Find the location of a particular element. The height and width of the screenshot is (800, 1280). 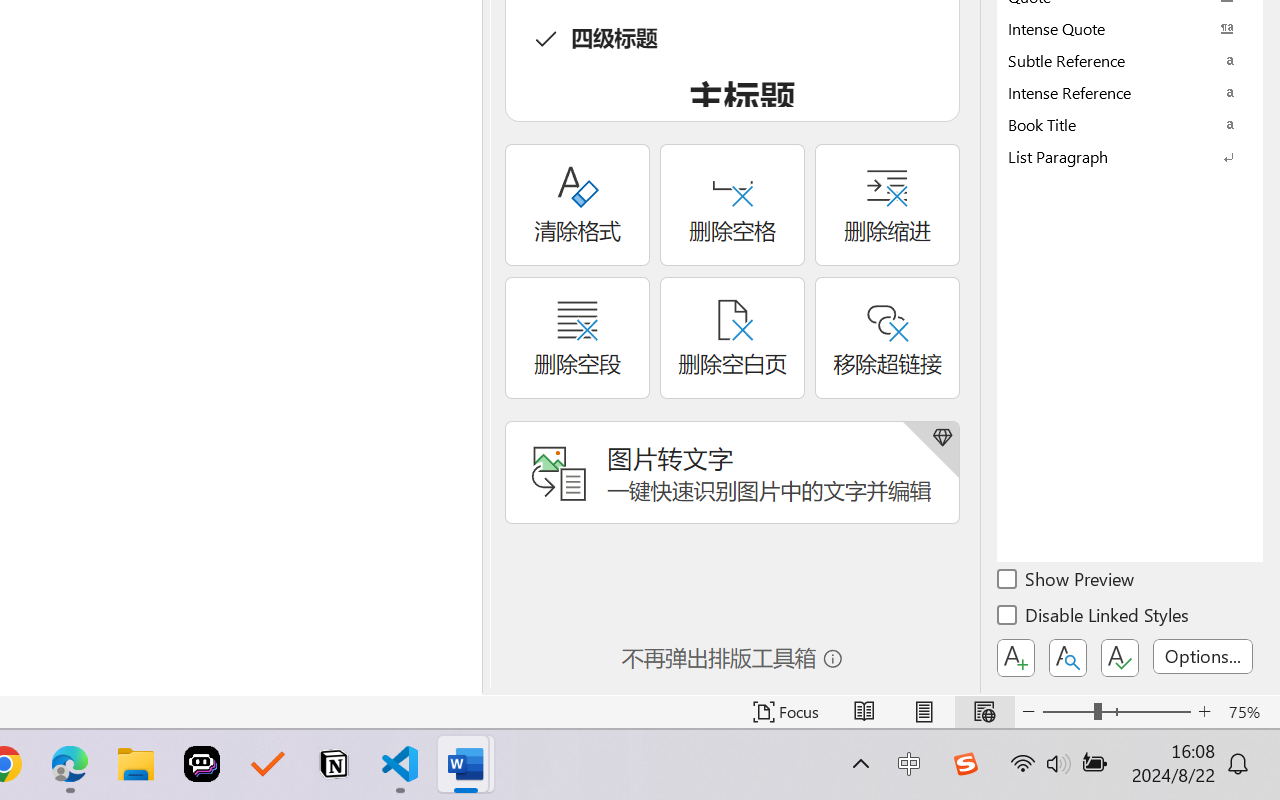

'Read Mode' is located at coordinates (864, 711).